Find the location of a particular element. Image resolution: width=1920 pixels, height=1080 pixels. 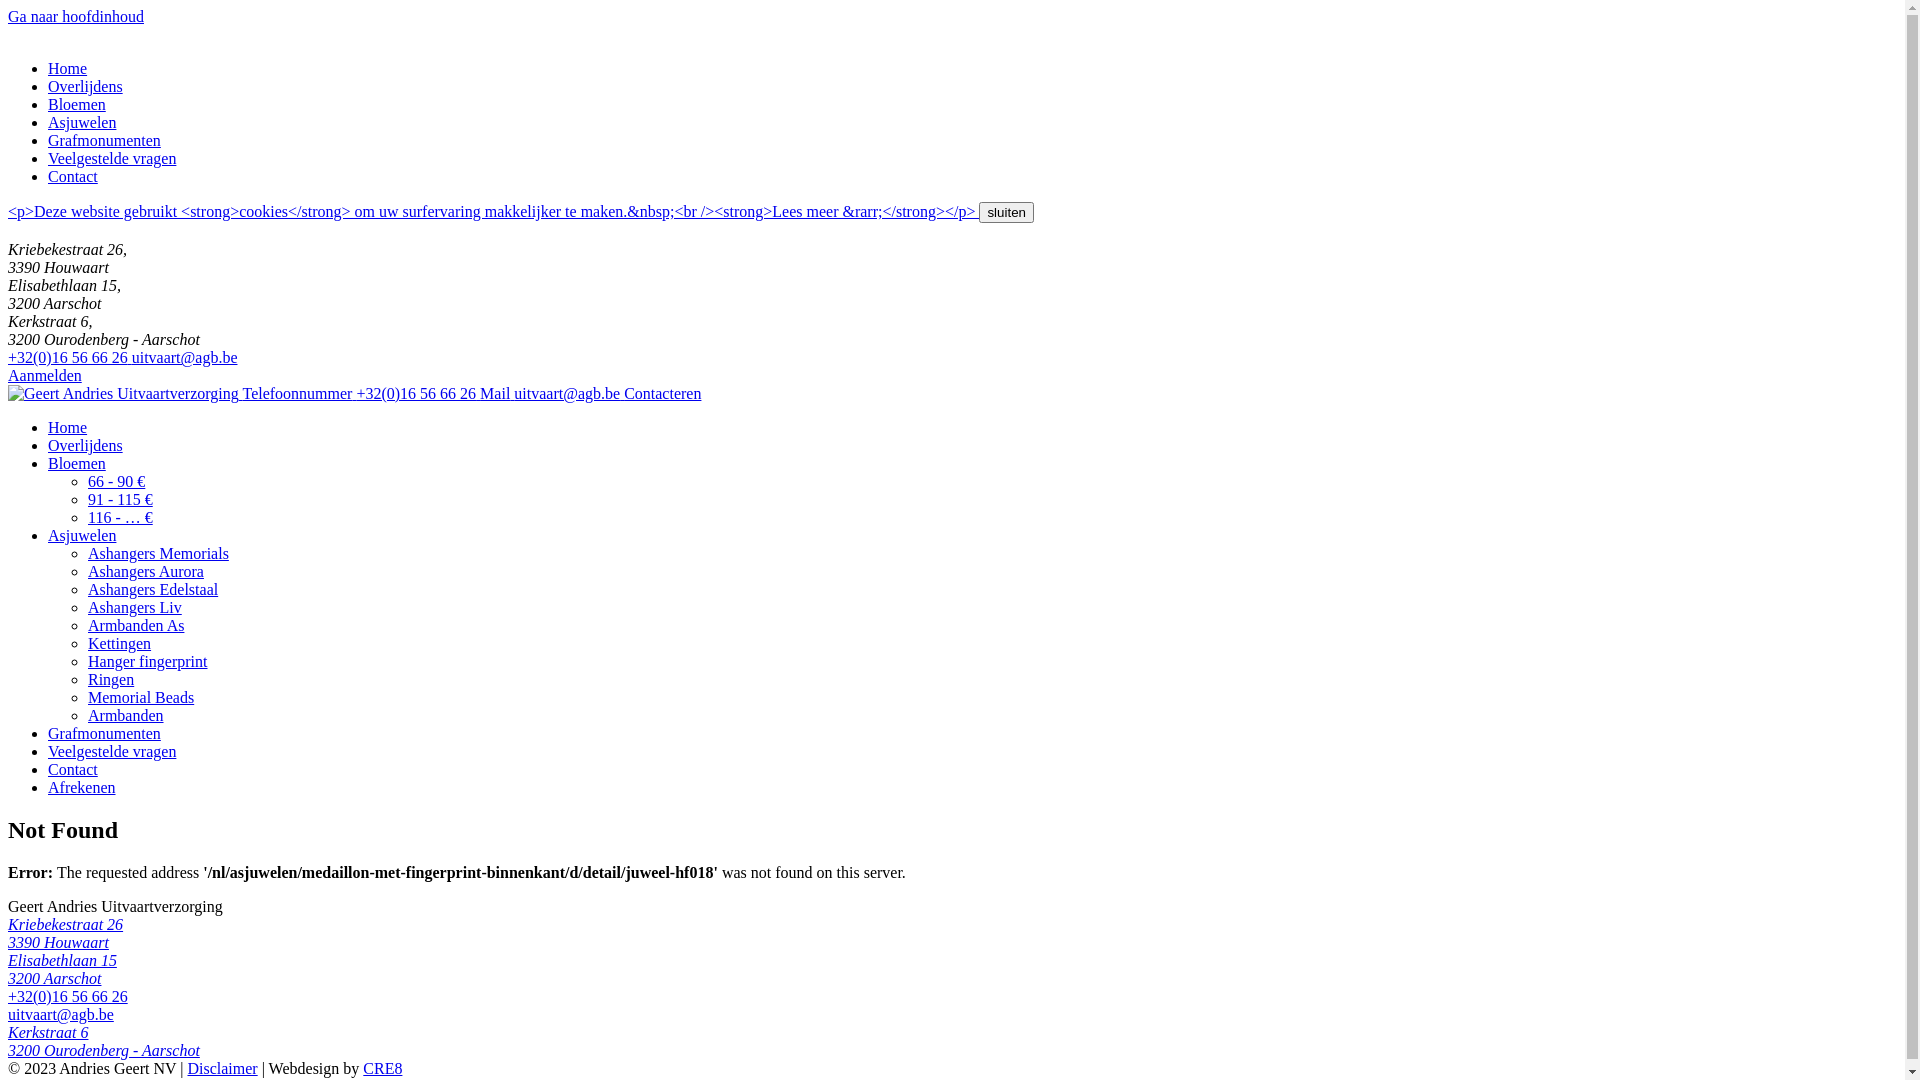

'Veelgestelde vragen' is located at coordinates (48, 157).